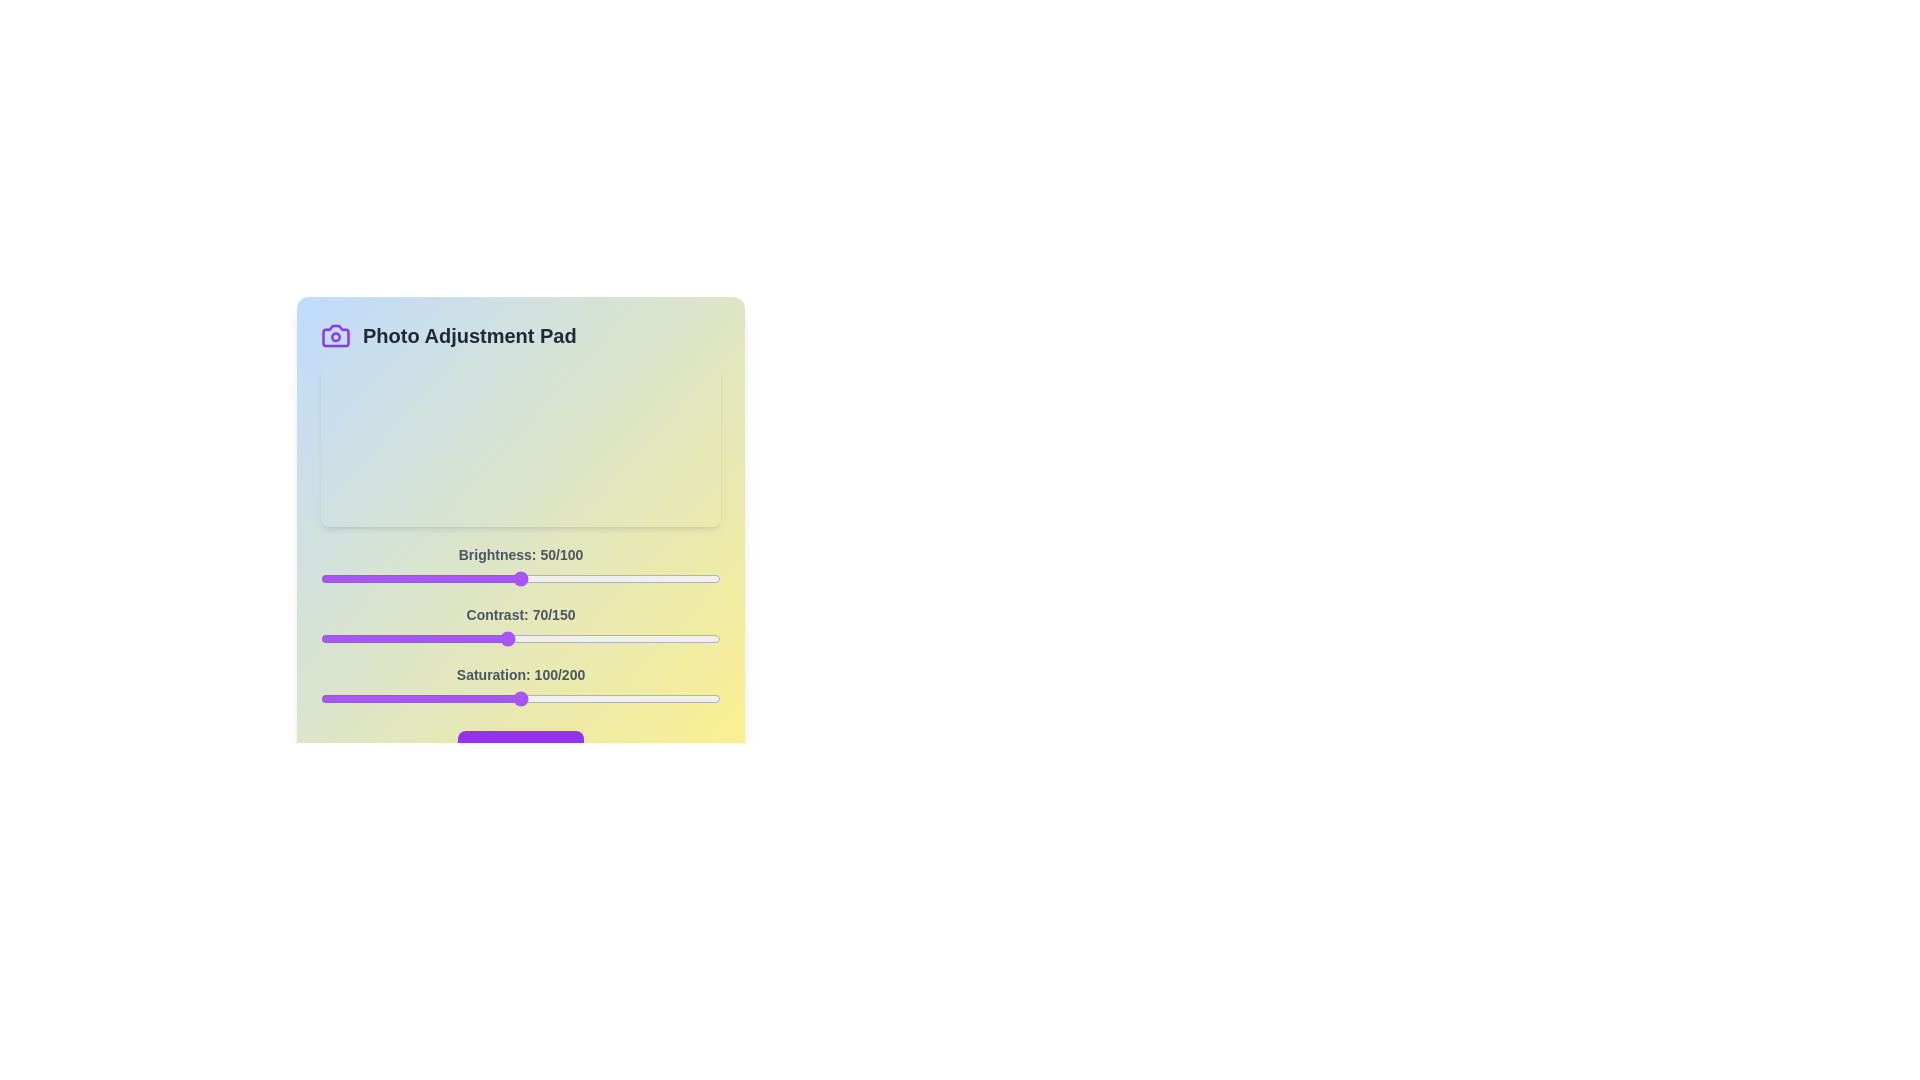  Describe the element at coordinates (325, 578) in the screenshot. I see `the 0 slider to 1` at that location.